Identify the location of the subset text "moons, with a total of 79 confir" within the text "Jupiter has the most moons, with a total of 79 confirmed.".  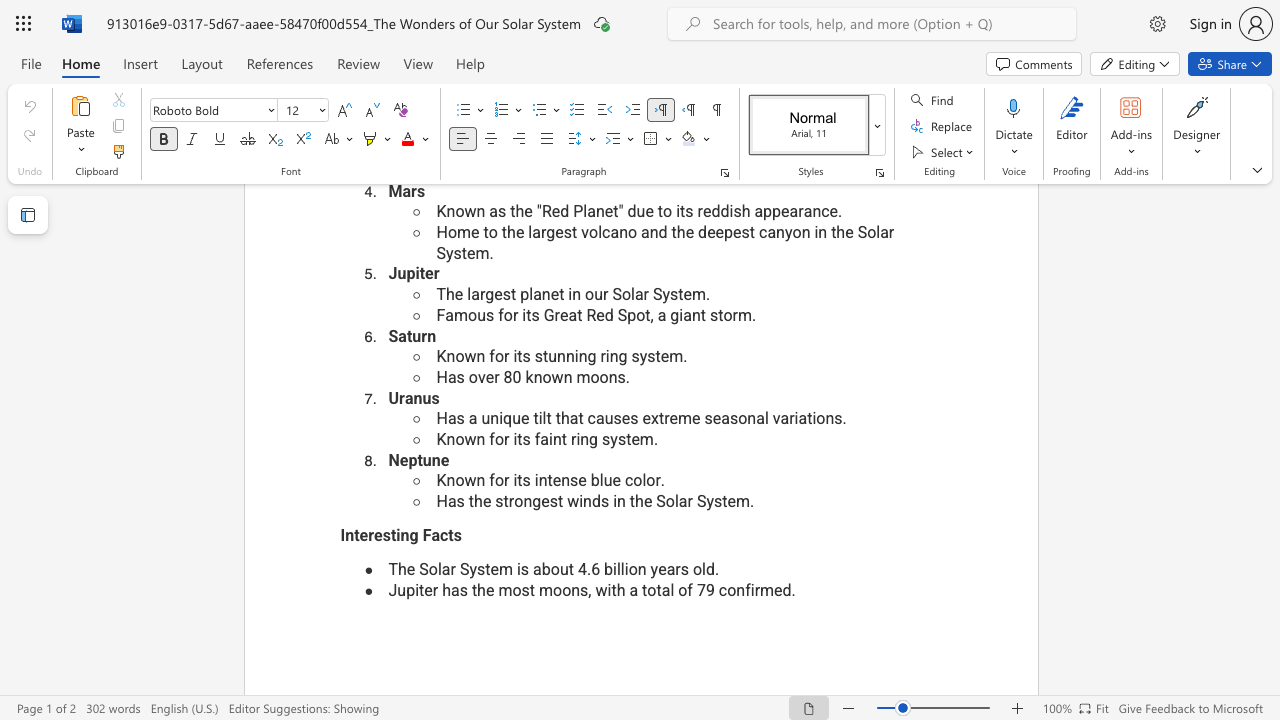
(539, 589).